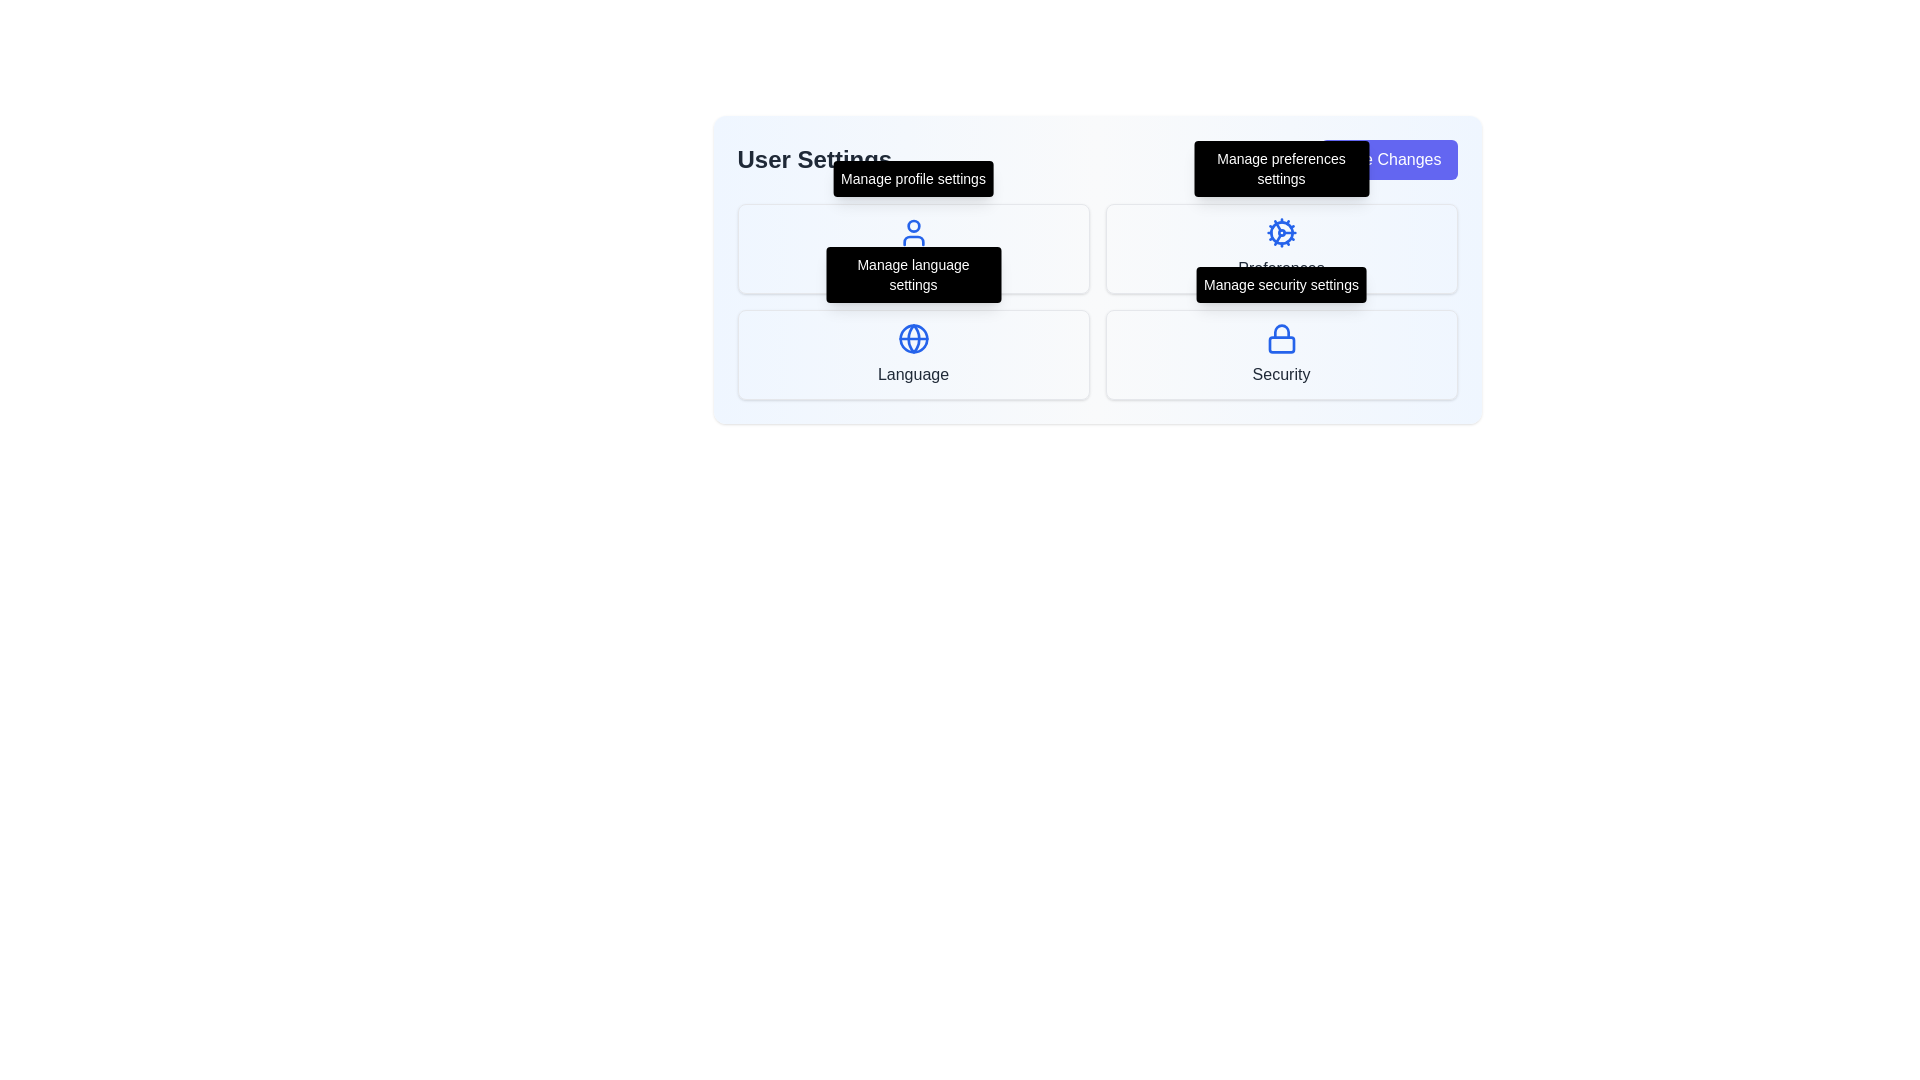 This screenshot has height=1080, width=1920. I want to click on the 'Preferences' text label, which is styled in medium-weight gray font and located beneath the gear icon within the card titled 'Preferences', so click(1281, 268).